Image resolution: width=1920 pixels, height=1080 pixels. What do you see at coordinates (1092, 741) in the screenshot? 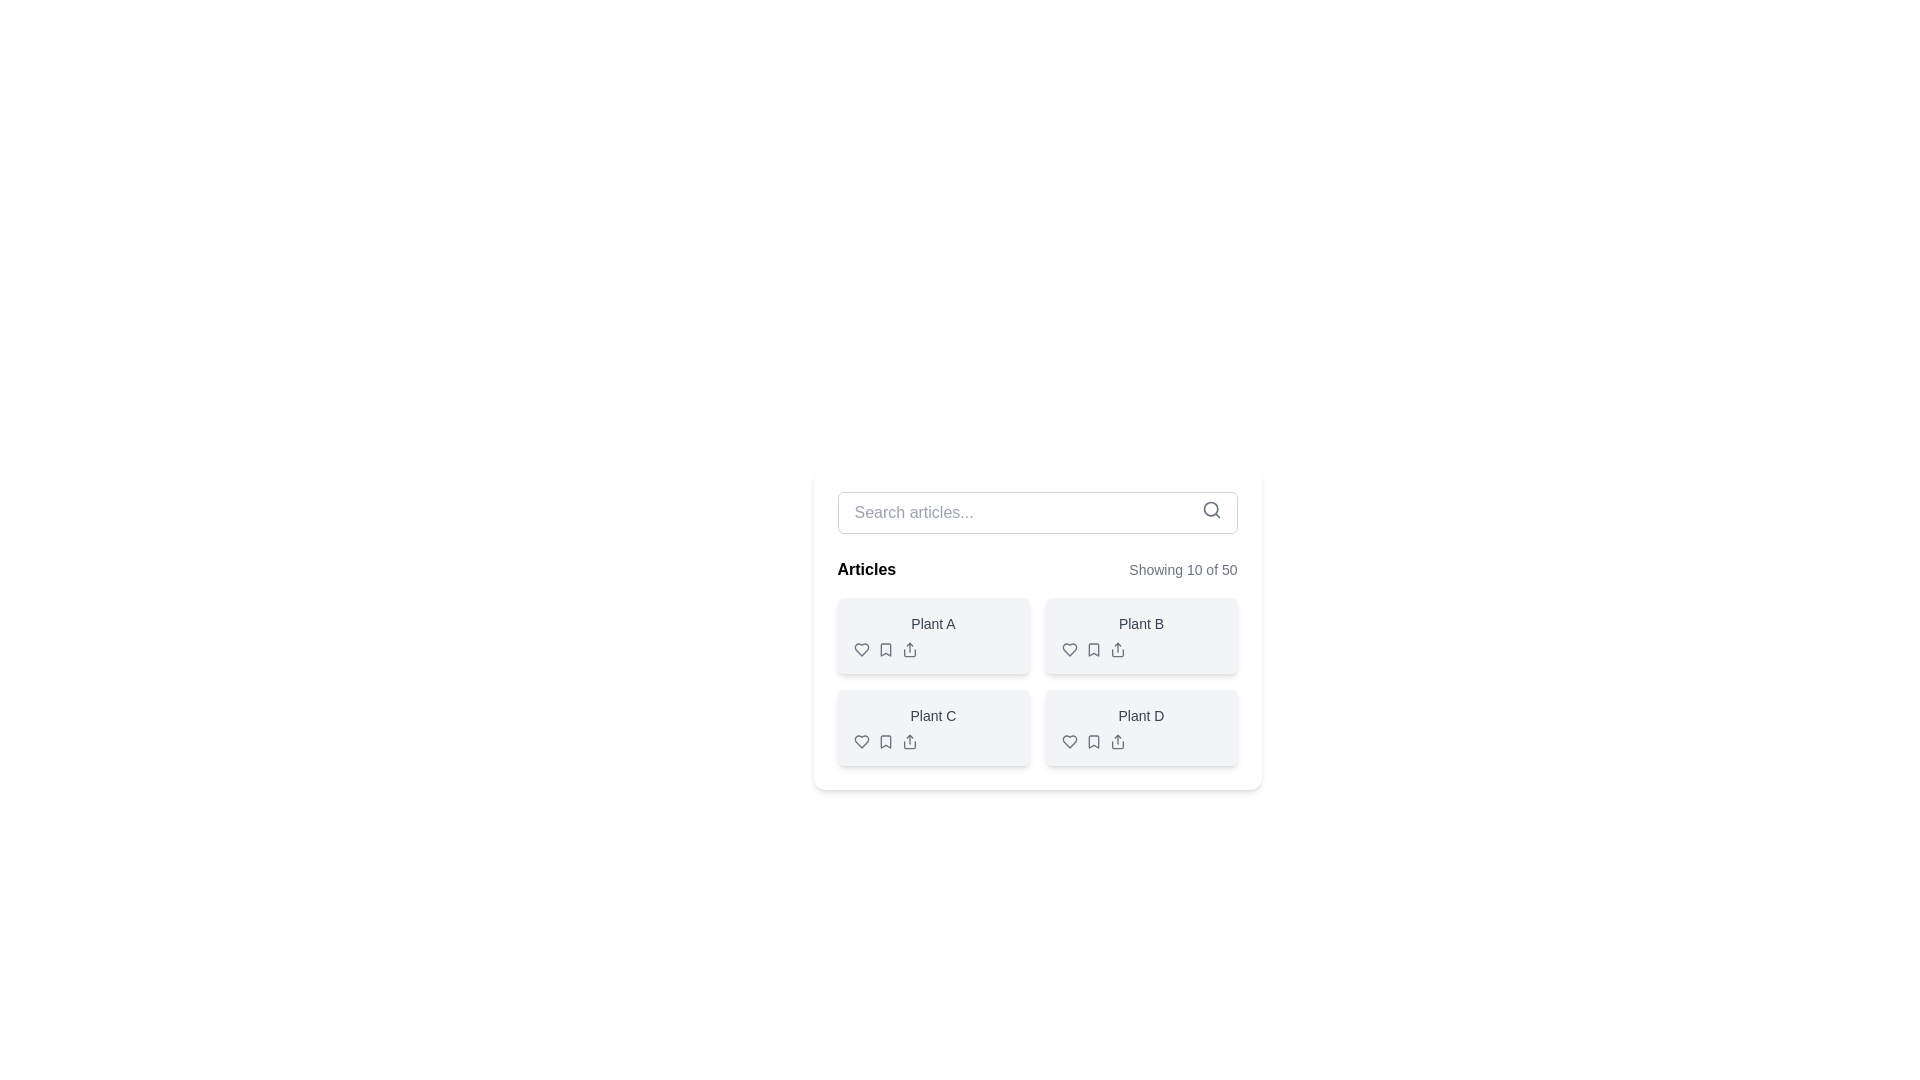
I see `the bookmark icon located in the bottom-right card of the grid under 'Plant D'` at bounding box center [1092, 741].